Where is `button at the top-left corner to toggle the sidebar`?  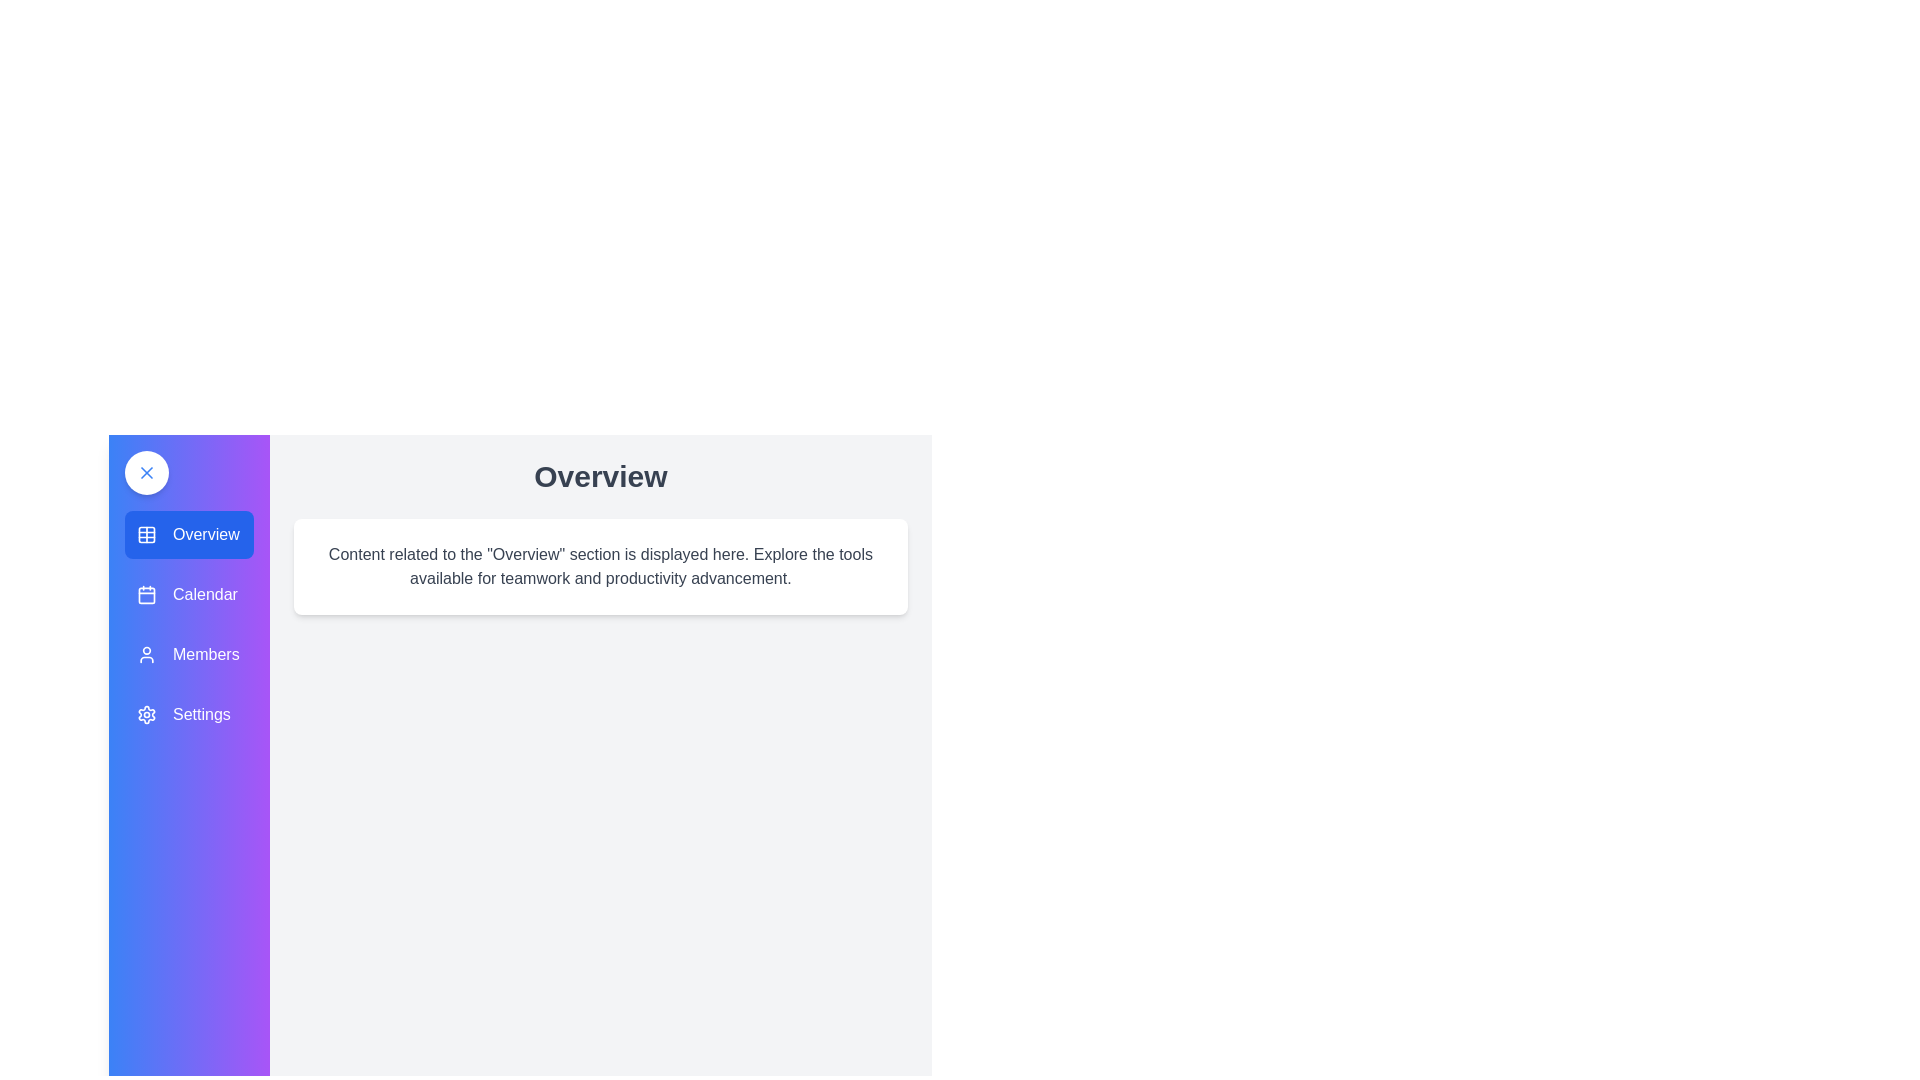
button at the top-left corner to toggle the sidebar is located at coordinates (146, 473).